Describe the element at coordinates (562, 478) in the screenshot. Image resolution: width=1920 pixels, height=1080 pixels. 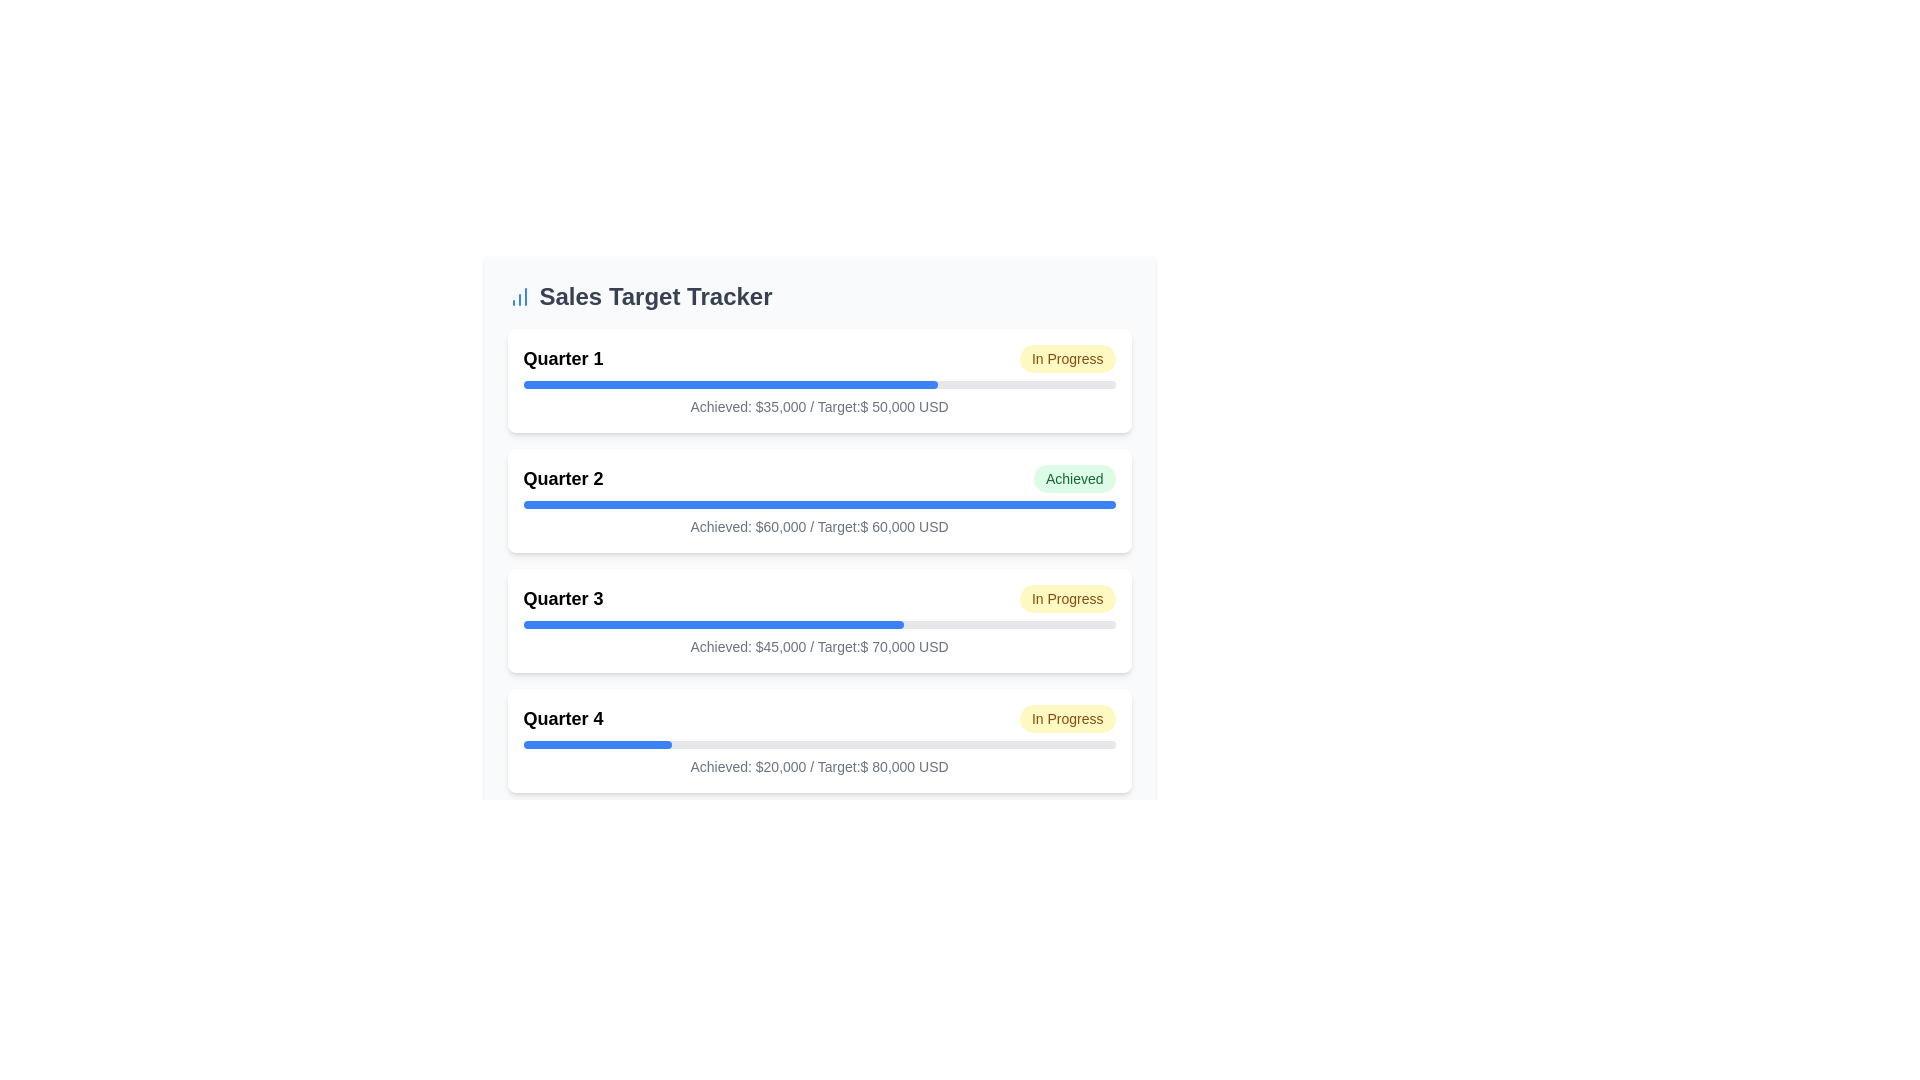
I see `the text label reading 'Quarter 2', which is styled with a bold font and is located above the progress bar for Quarter 2` at that location.